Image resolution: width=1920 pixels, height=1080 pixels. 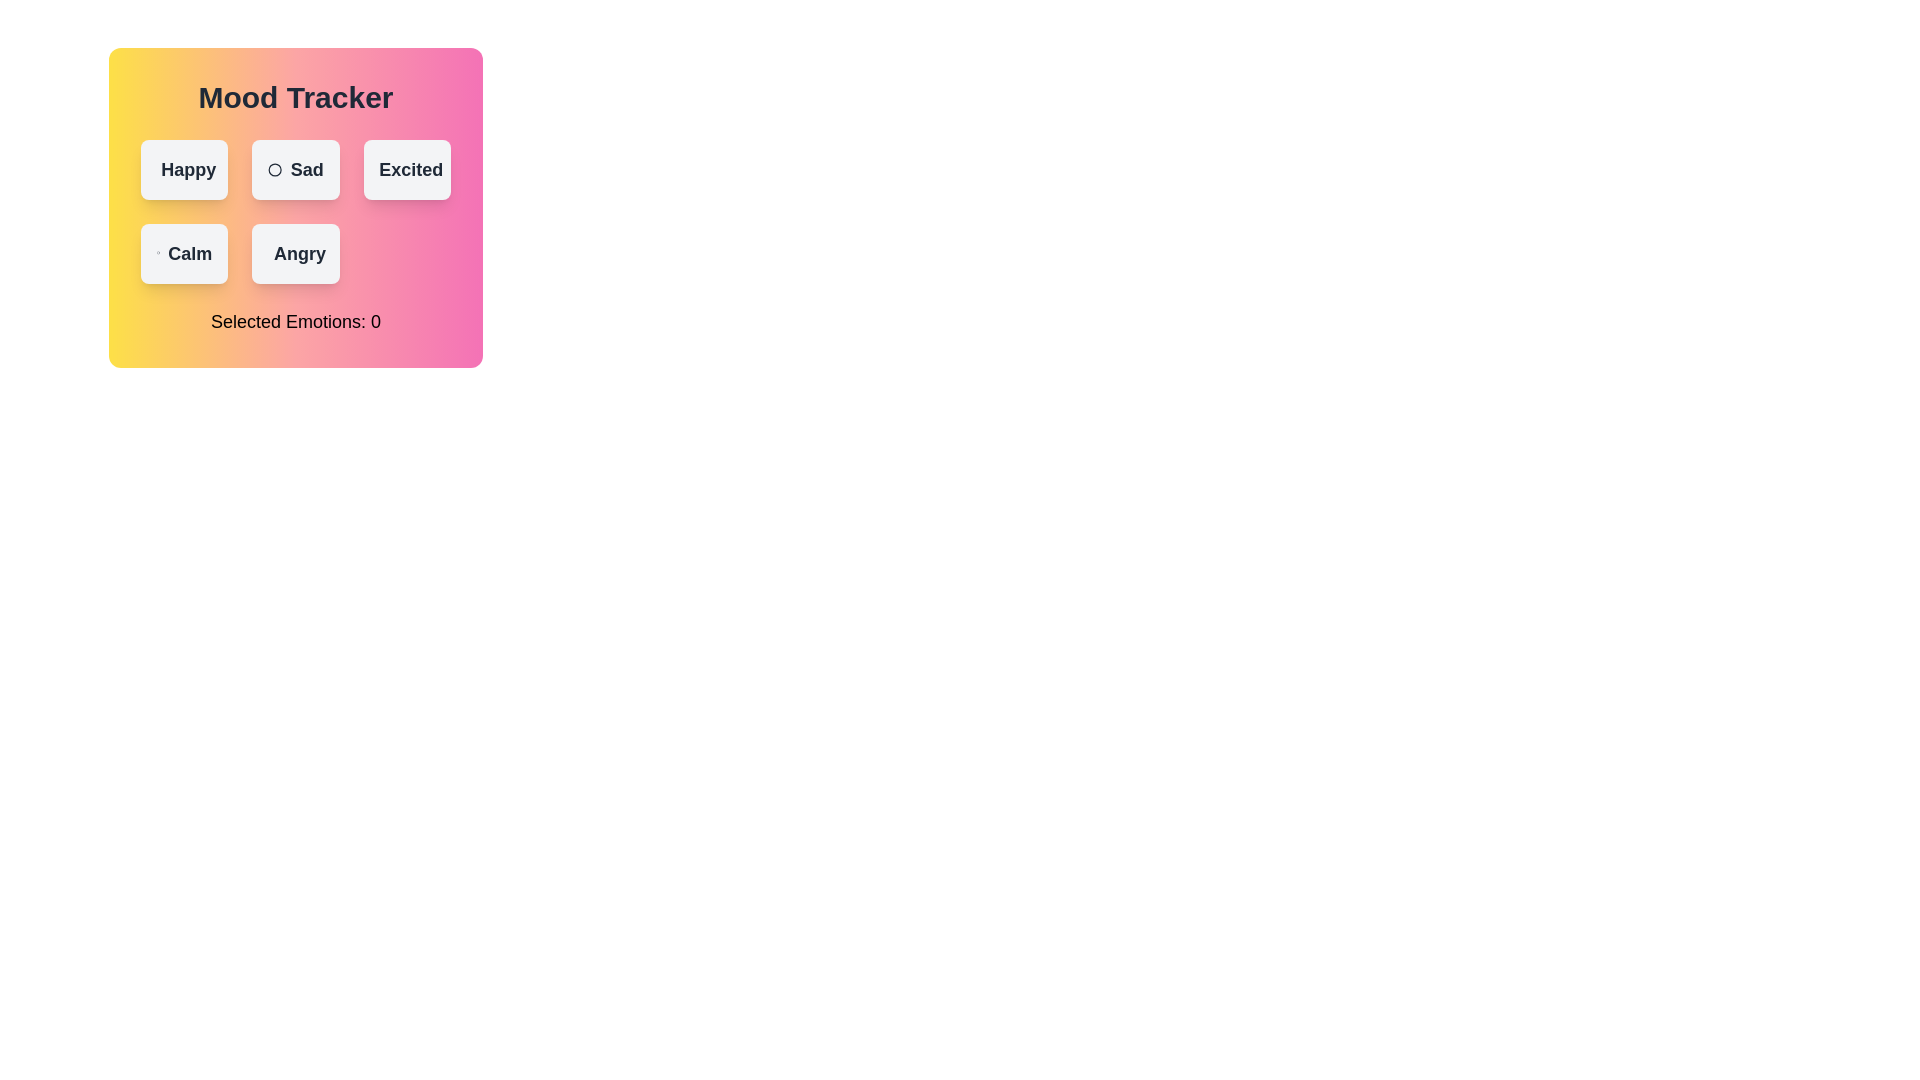 I want to click on the Excited button, so click(x=406, y=168).